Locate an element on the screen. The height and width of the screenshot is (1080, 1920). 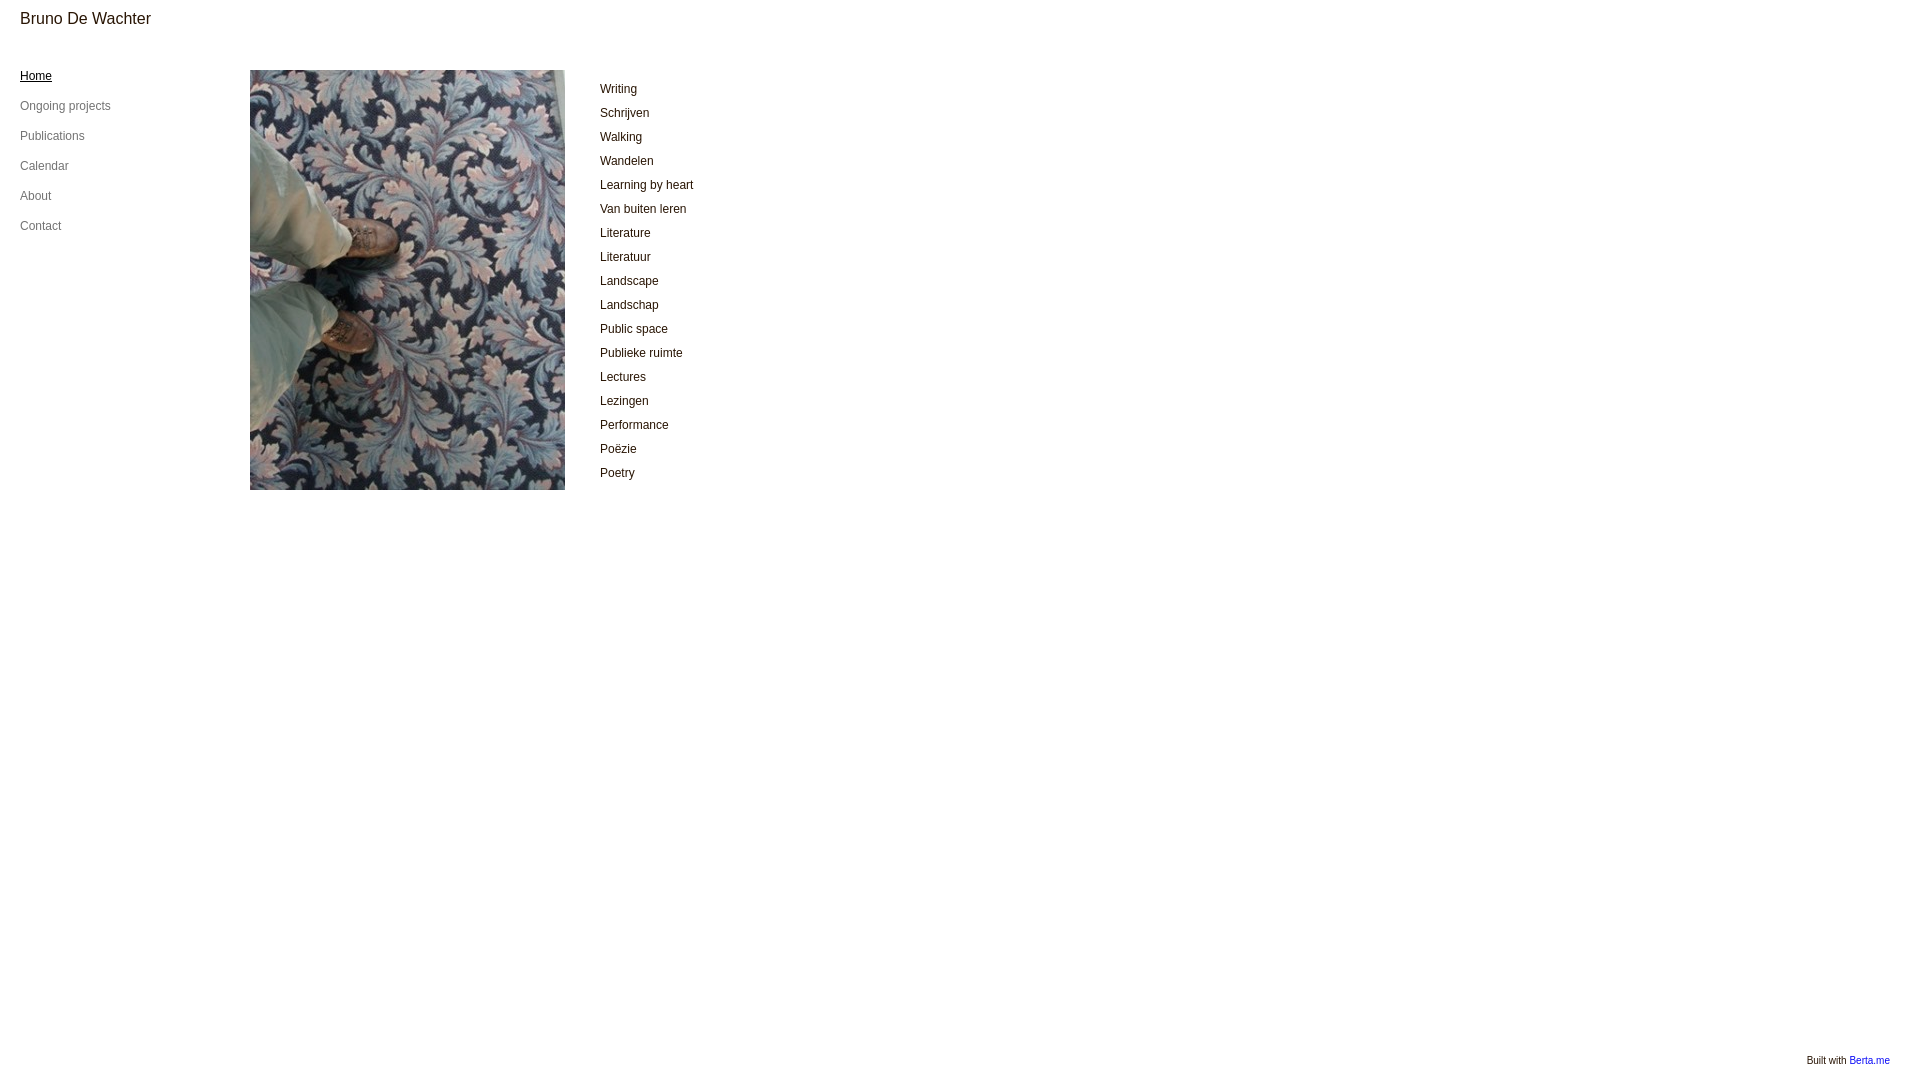
'Home' is located at coordinates (35, 75).